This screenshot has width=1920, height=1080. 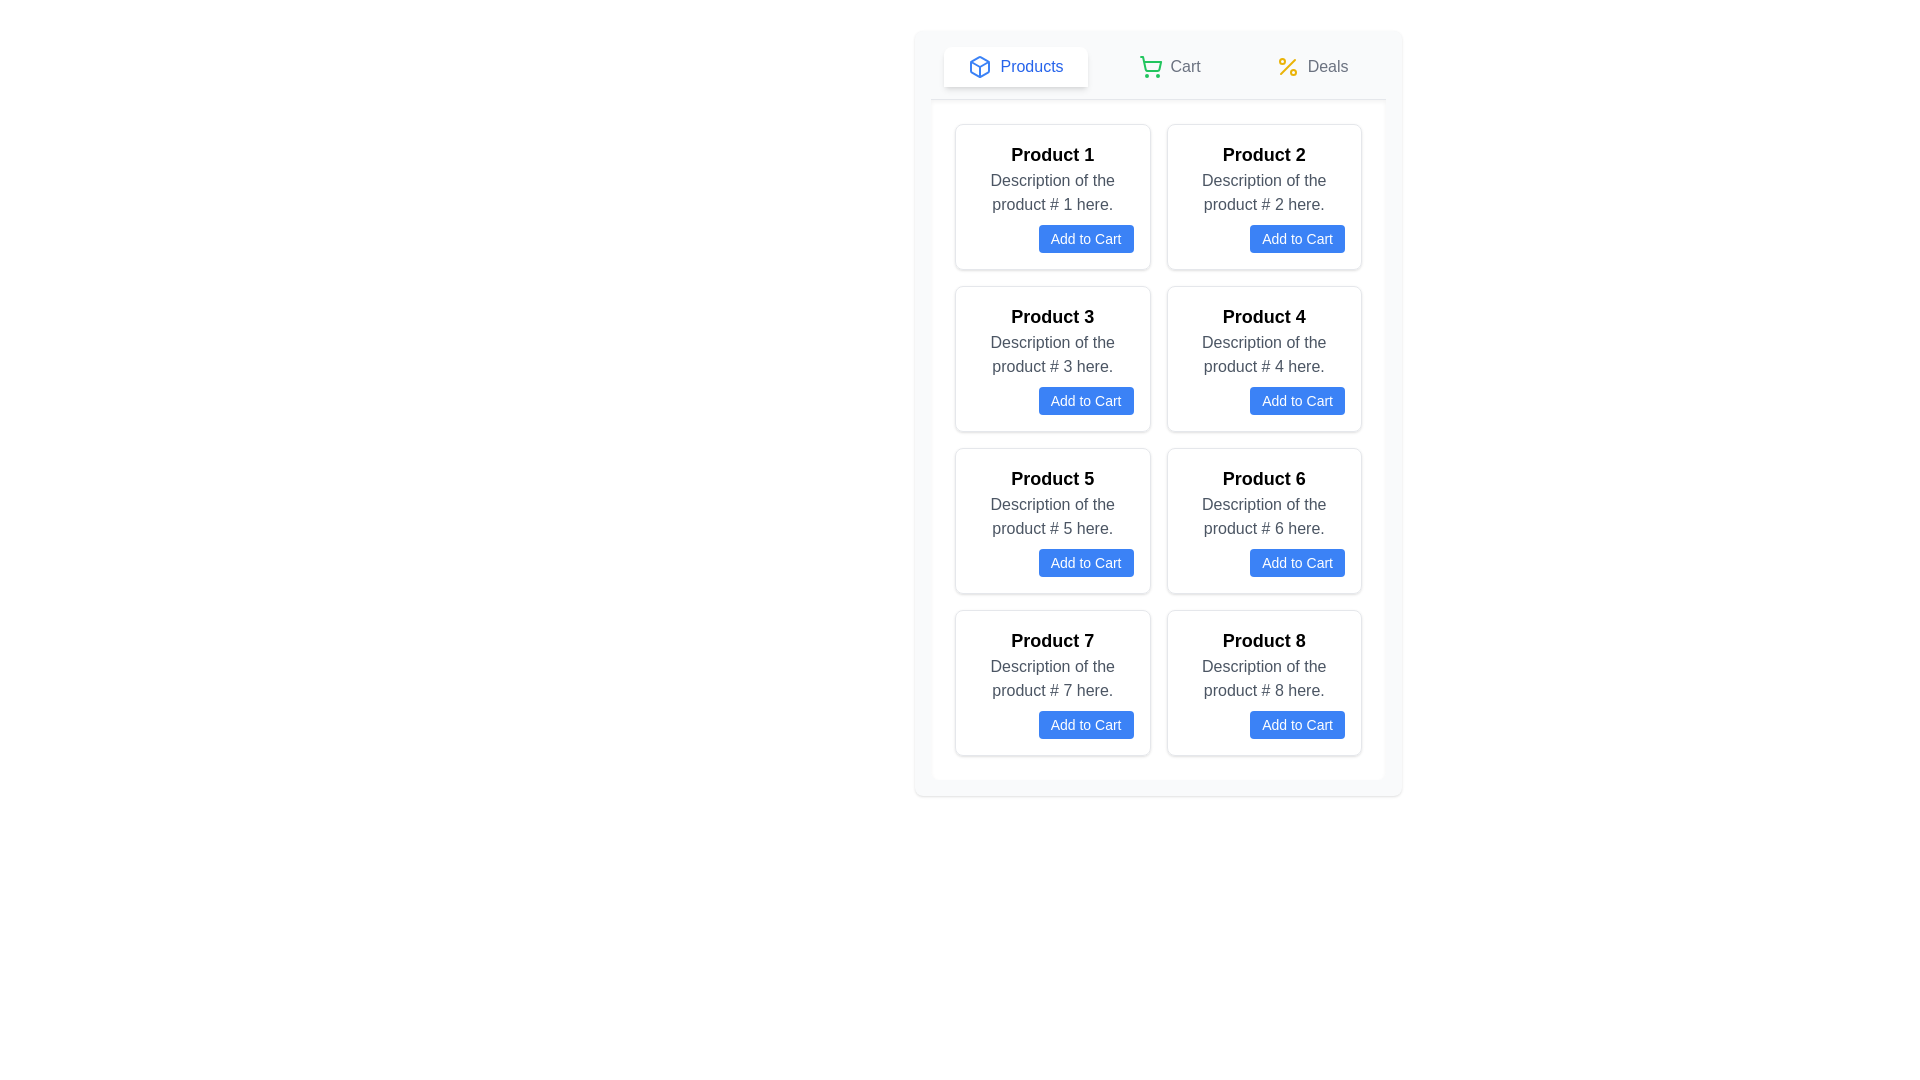 What do you see at coordinates (1051, 401) in the screenshot?
I see `the 'Add to Cart' button for 'Product 3' located at the bottom right of its panel` at bounding box center [1051, 401].